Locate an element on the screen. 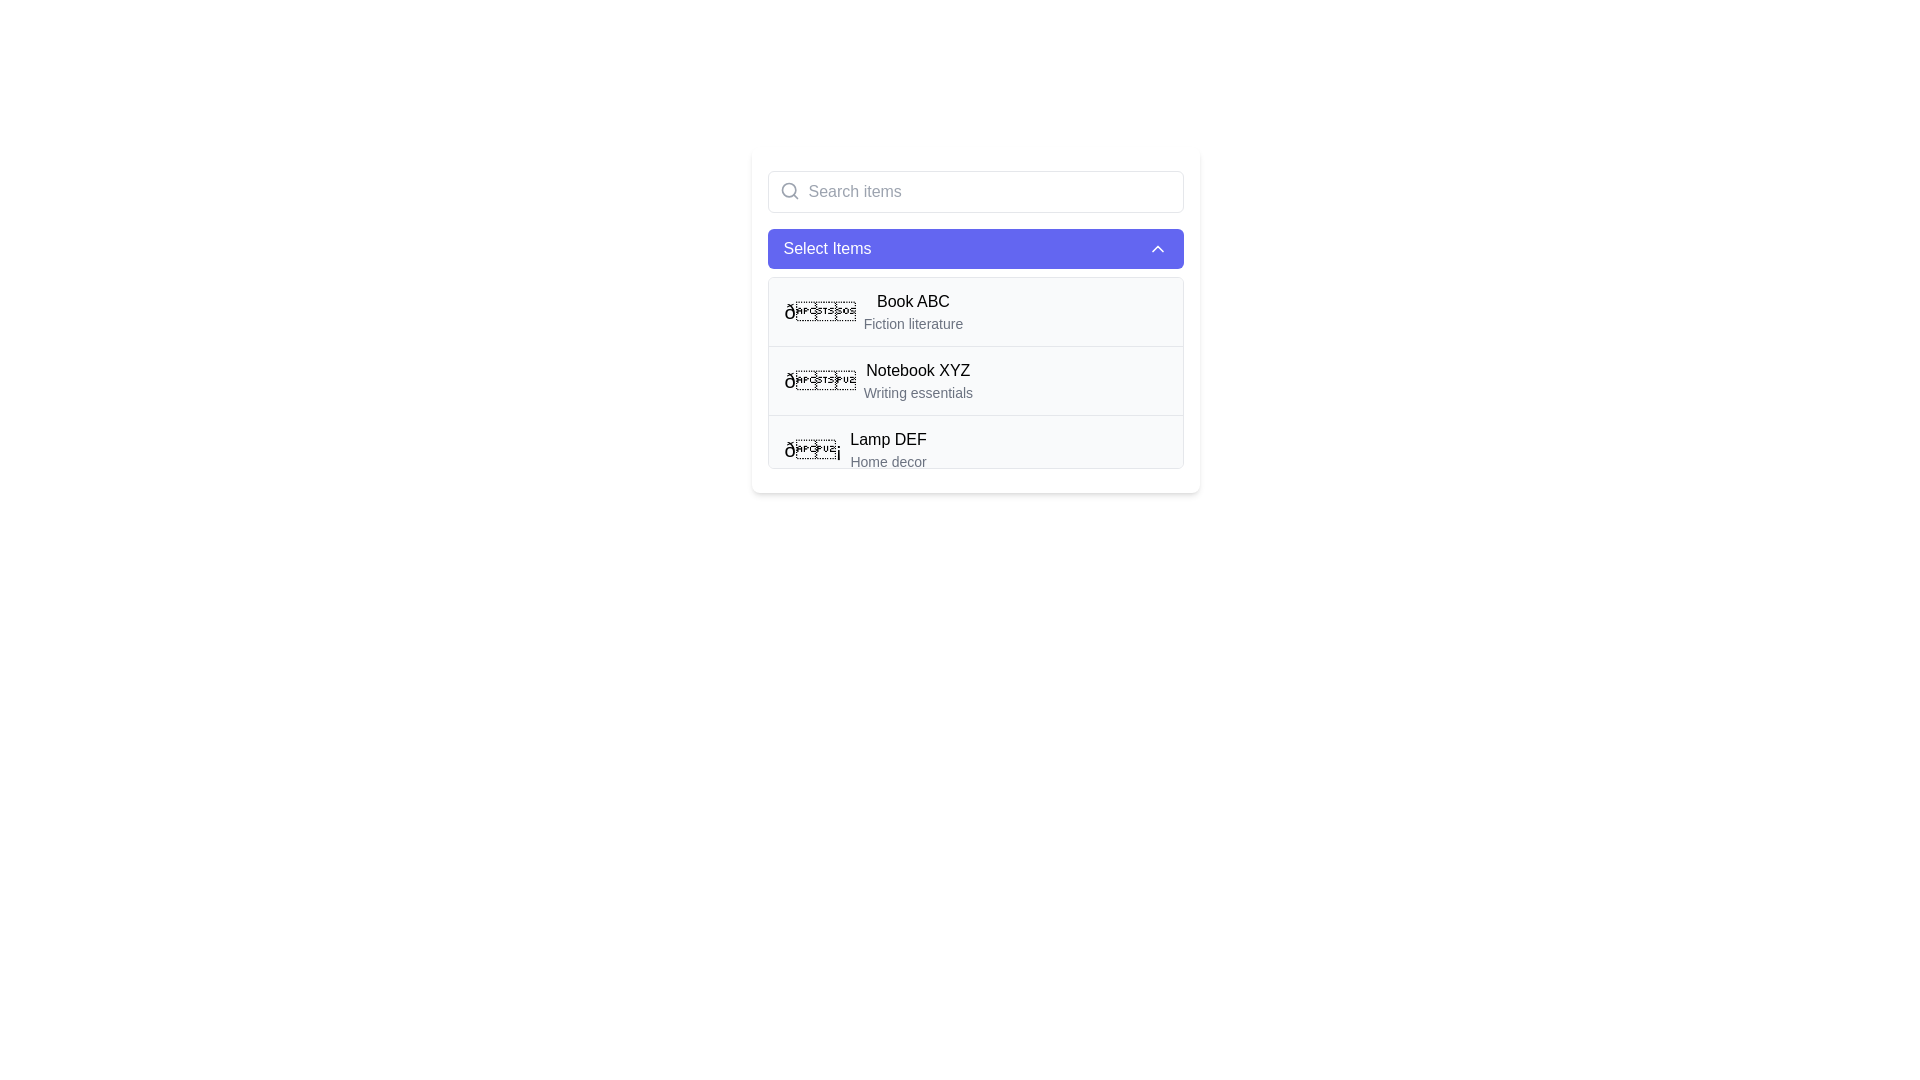  the SVG Circle representing the search icon located in the top left corner of the interface, adjacent to the 'Search items' input box is located at coordinates (787, 190).